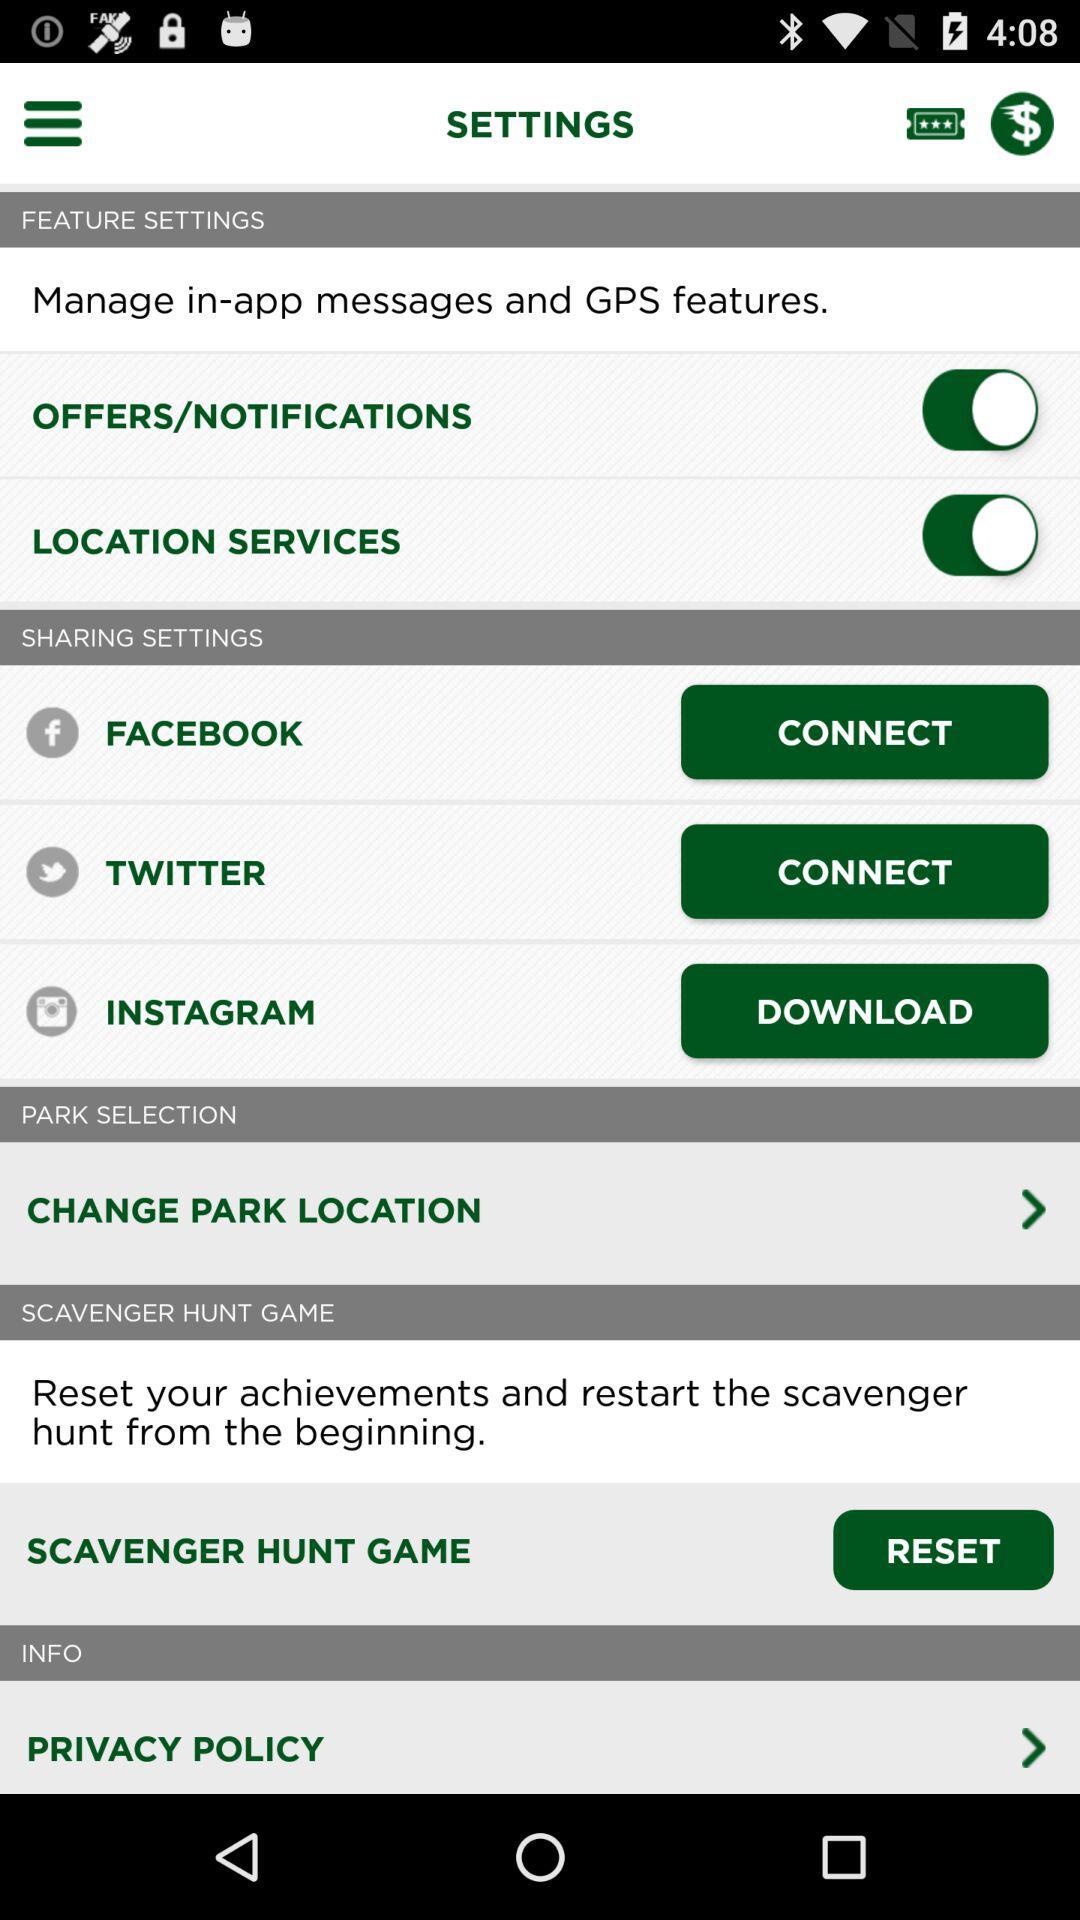 This screenshot has height=1920, width=1080. Describe the element at coordinates (987, 540) in the screenshot. I see `switch location service` at that location.